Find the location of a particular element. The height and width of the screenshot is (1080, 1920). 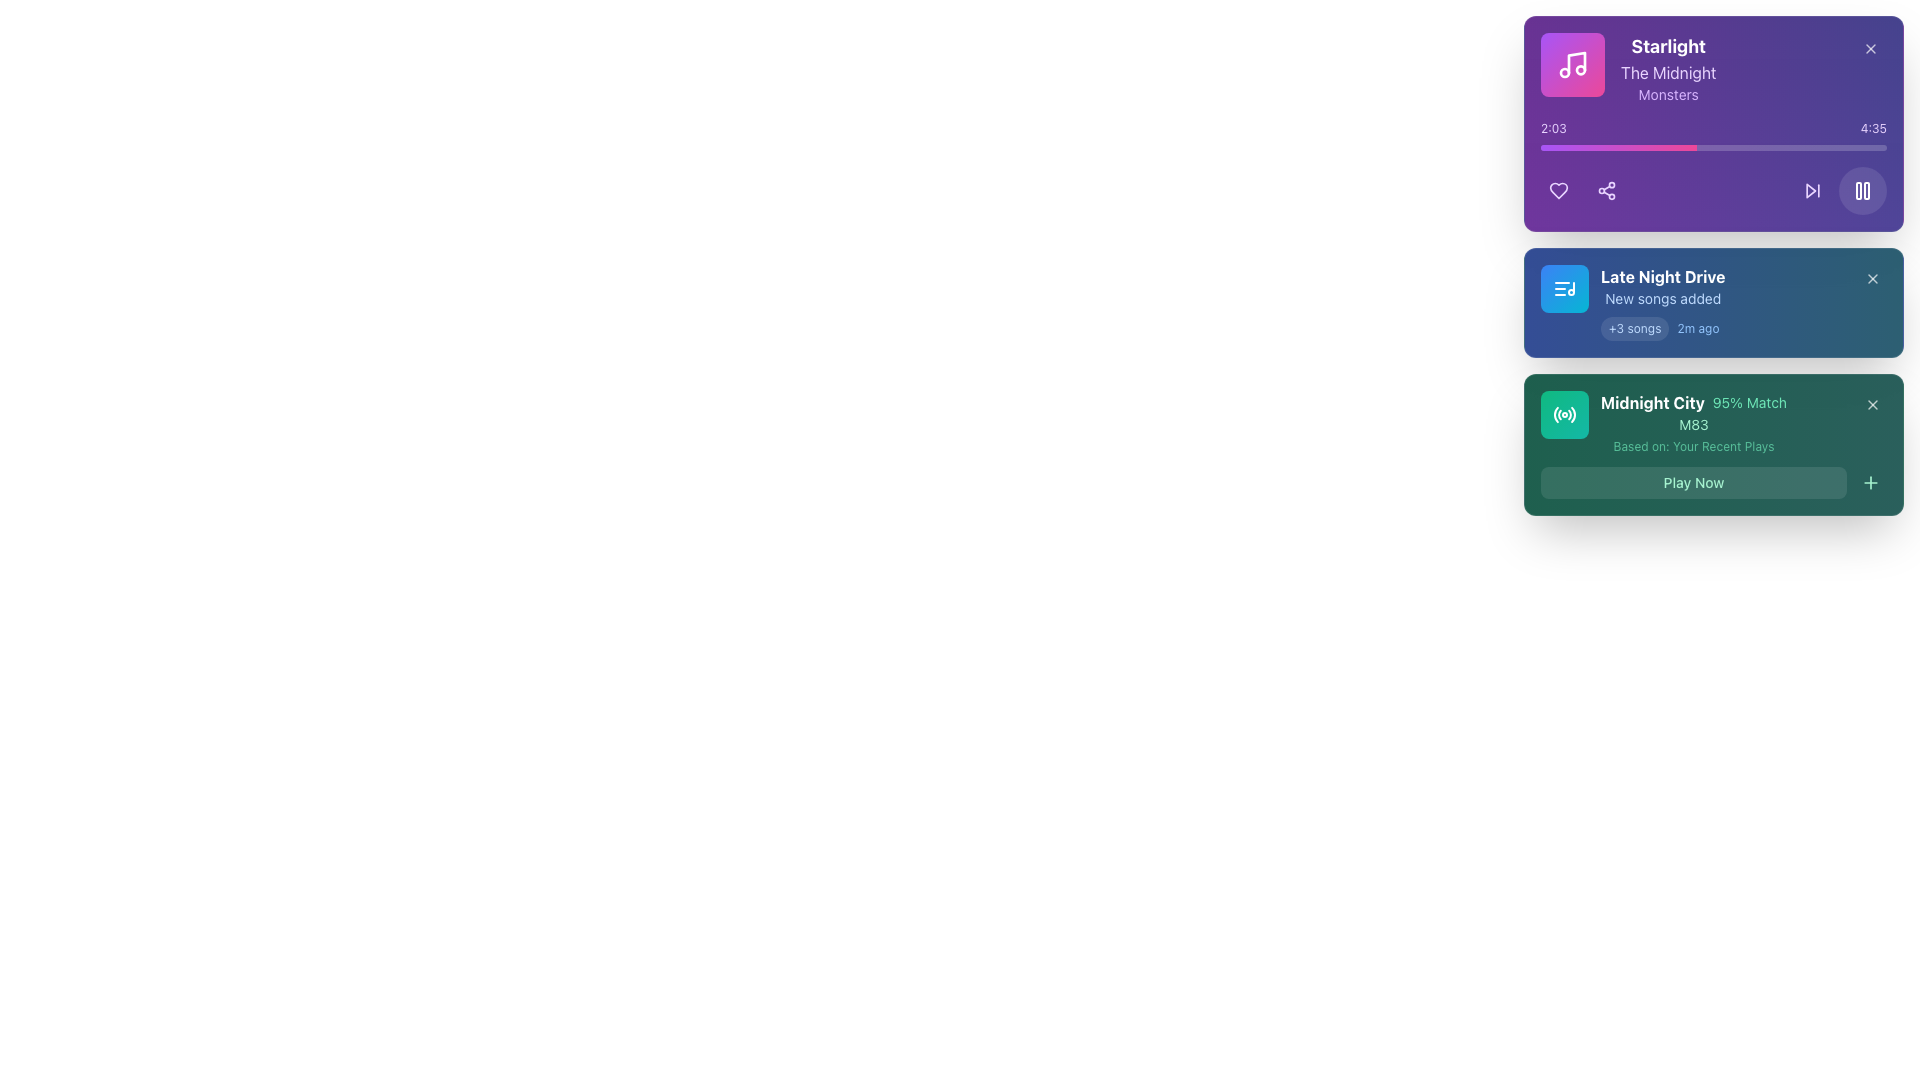

the pause button represented by an icon with two vertical bars, styled with a white stroke on a purple background is located at coordinates (1861, 191).